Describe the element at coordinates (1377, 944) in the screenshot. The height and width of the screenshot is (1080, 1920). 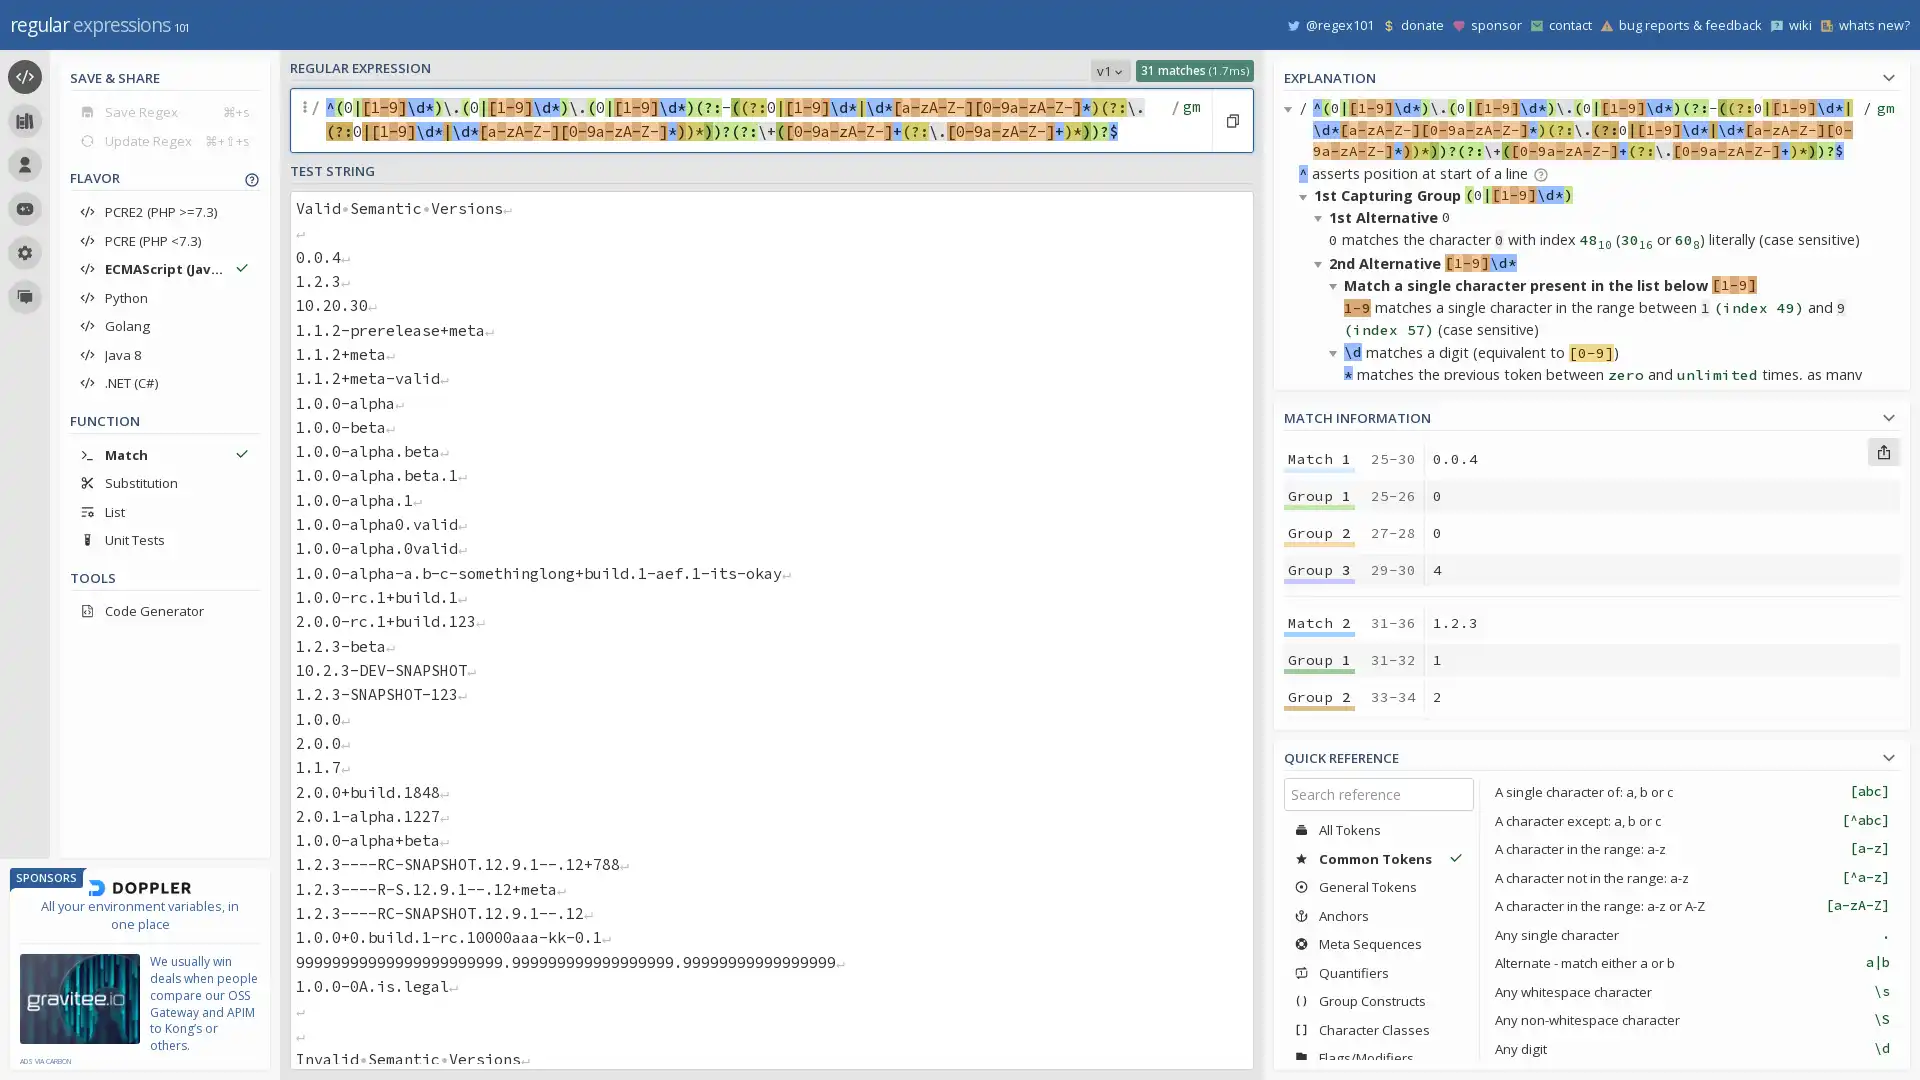
I see `Meta Sequences` at that location.